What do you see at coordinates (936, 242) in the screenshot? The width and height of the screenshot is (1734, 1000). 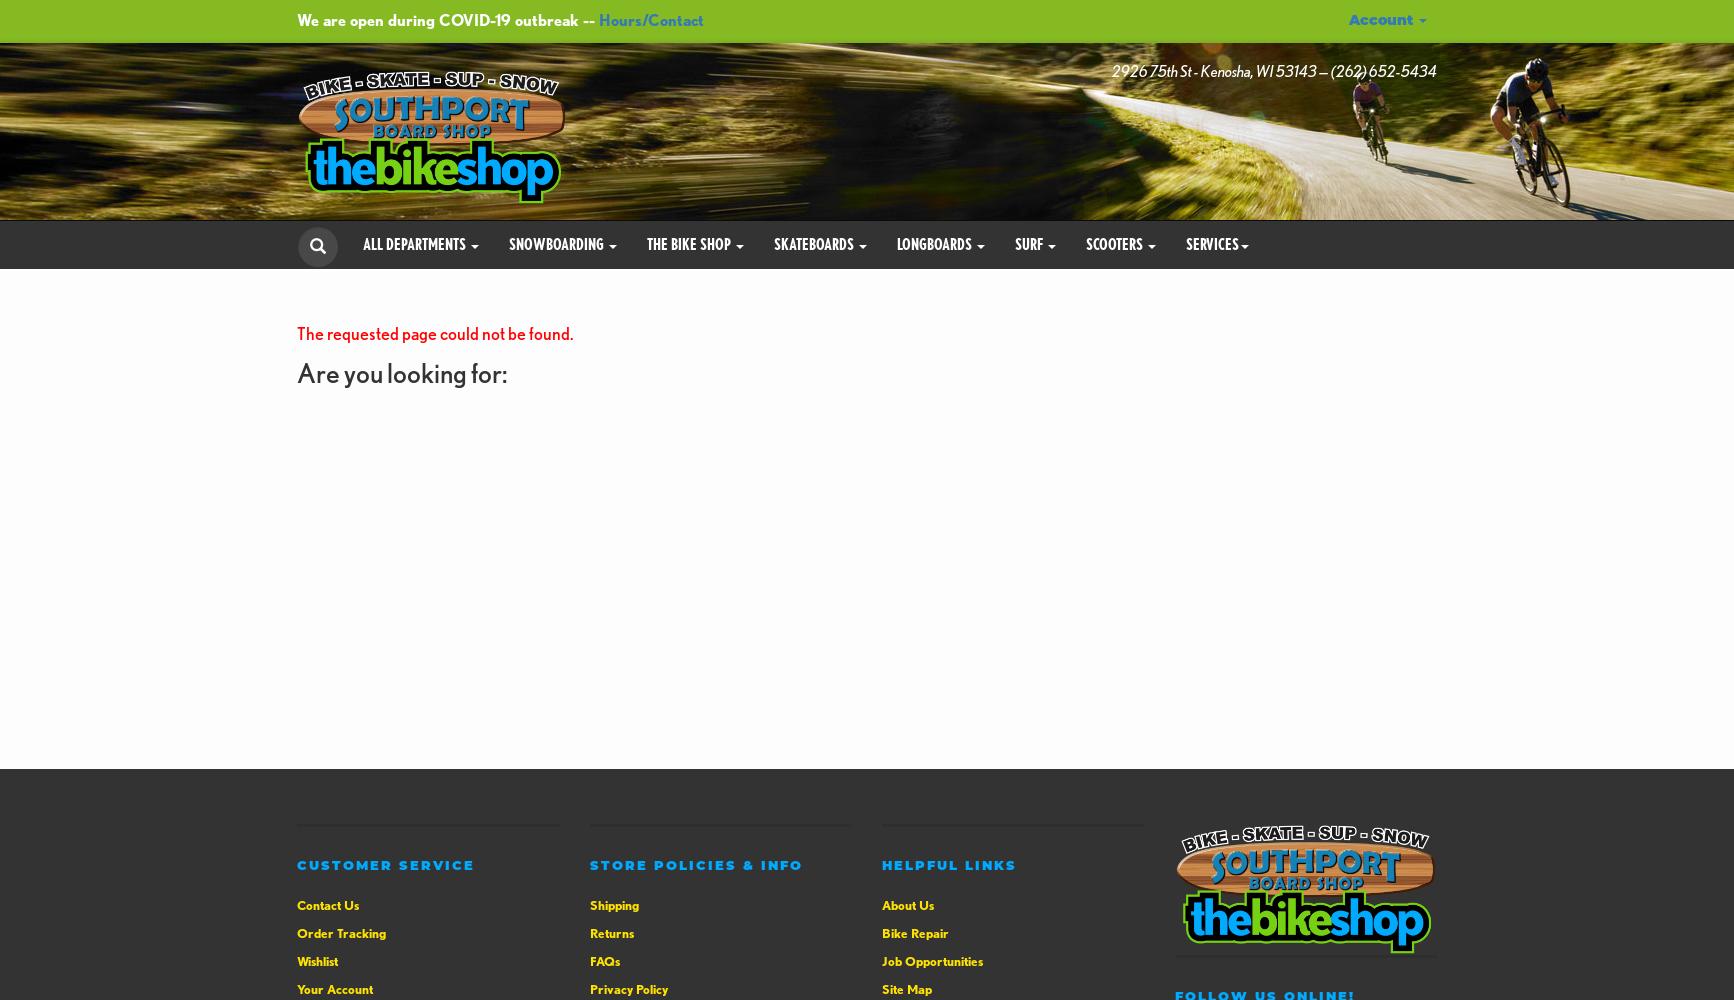 I see `'Longboards'` at bounding box center [936, 242].